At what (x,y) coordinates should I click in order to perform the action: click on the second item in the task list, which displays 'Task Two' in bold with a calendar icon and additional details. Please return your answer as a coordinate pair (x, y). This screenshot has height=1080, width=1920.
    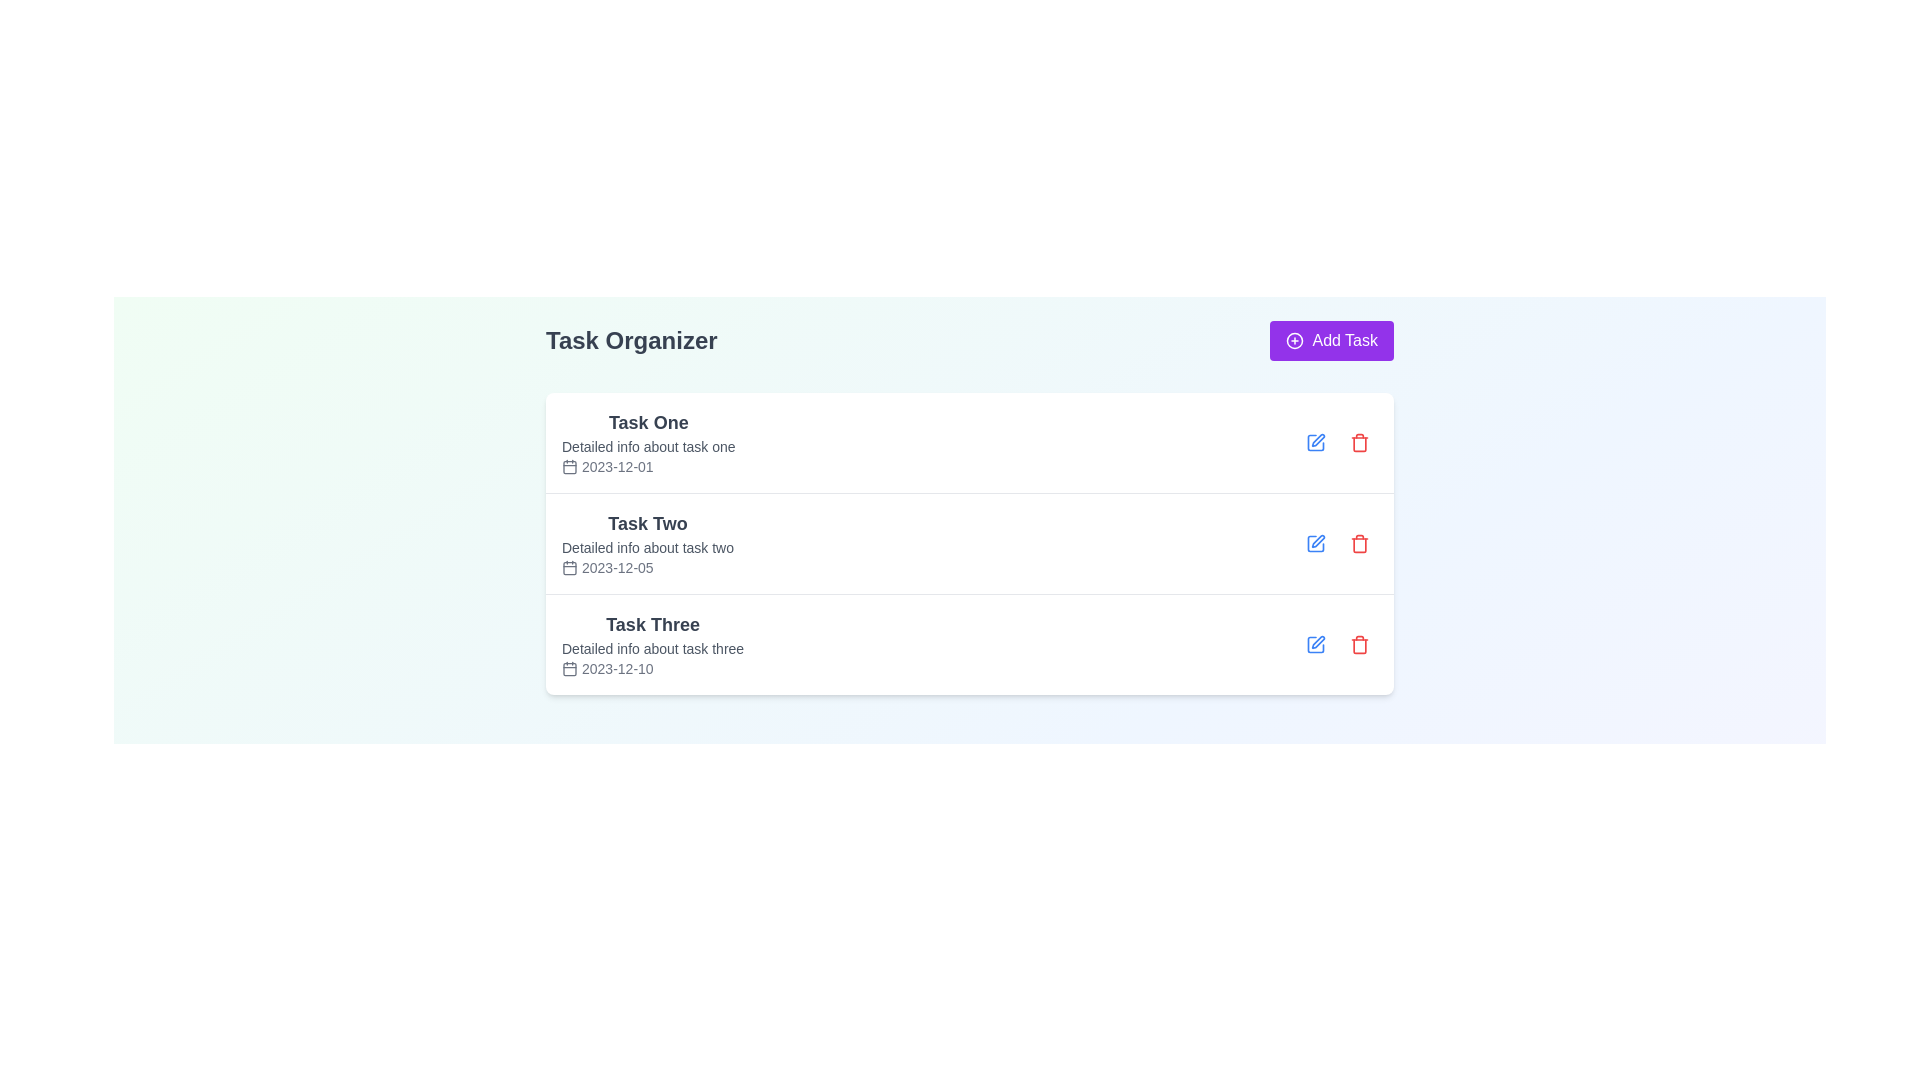
    Looking at the image, I should click on (648, 543).